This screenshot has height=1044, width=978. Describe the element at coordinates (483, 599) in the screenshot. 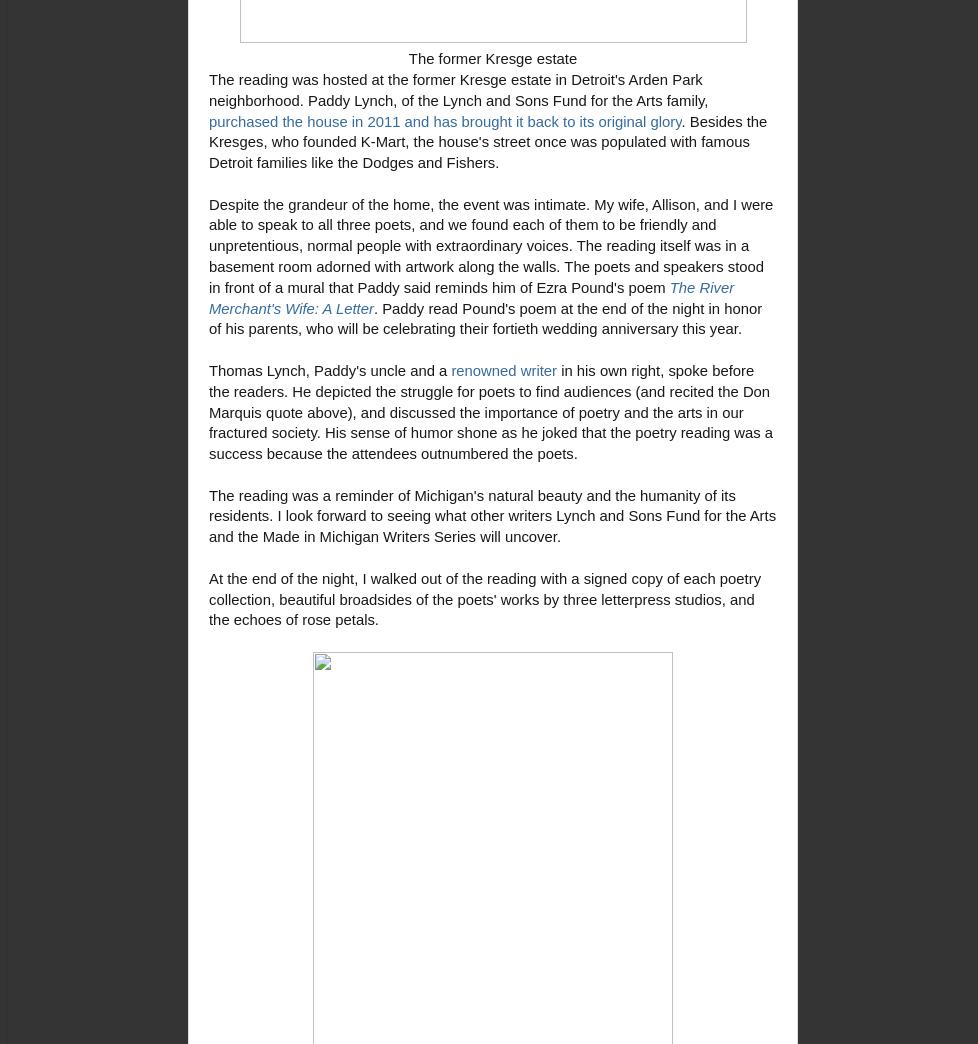

I see `'At the end of the night, I walked out of the reading with a signed copy of each poetry collection, beautiful broadsides of the poets' works by three letterpress studios, and the echoes of rose petals.'` at that location.